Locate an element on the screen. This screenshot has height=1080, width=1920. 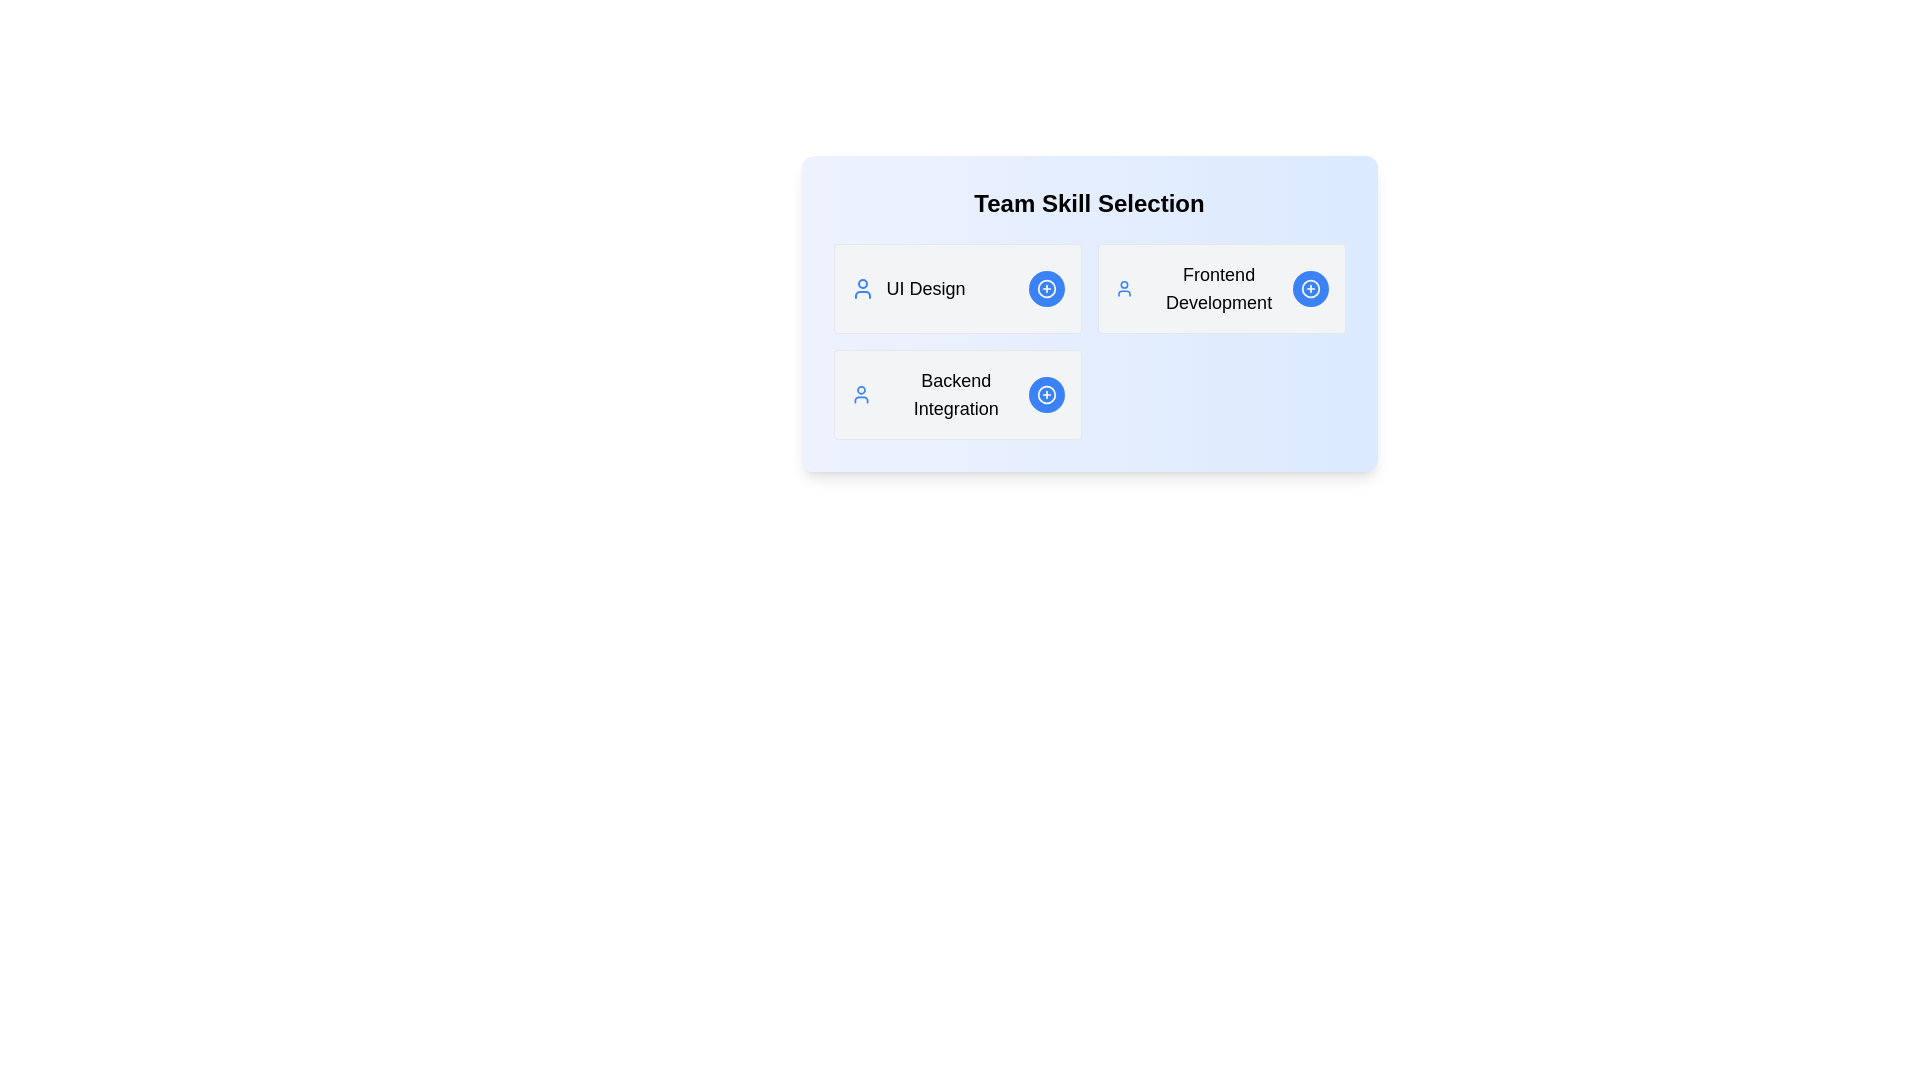
action button for the skill Frontend Development to toggle its assignment state is located at coordinates (1310, 289).